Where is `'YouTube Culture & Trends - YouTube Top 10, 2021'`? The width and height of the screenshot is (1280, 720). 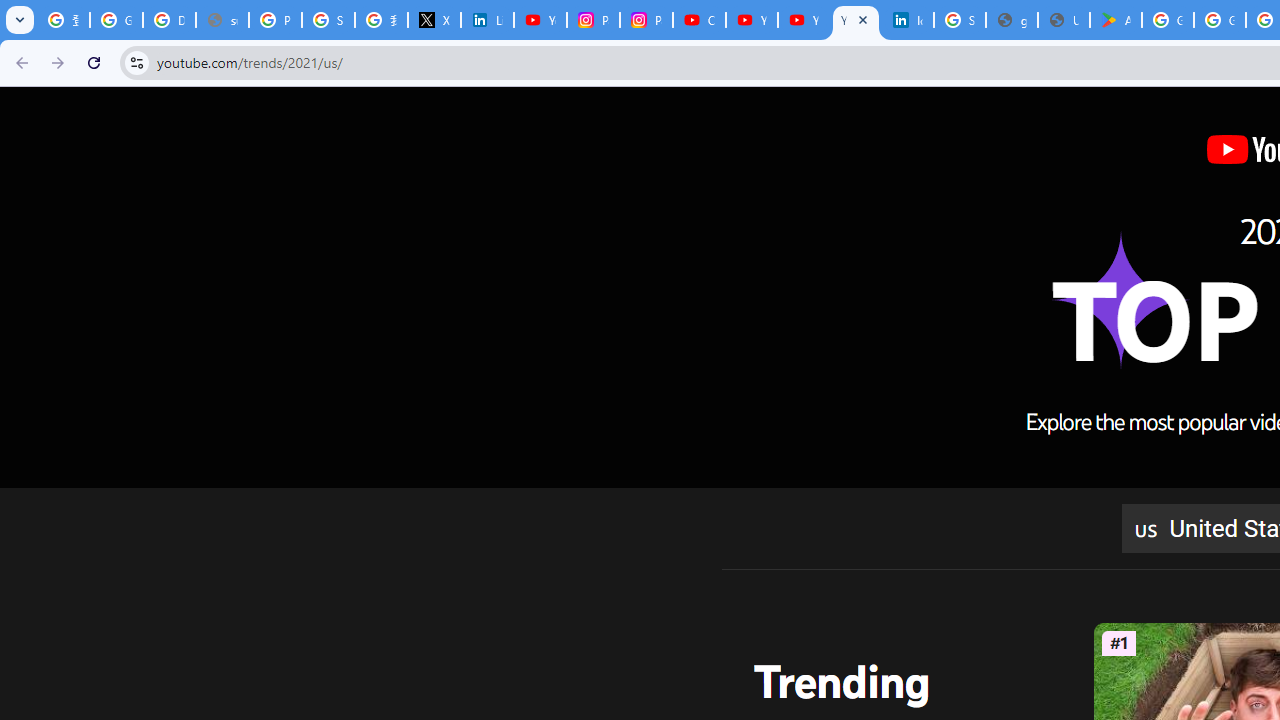
'YouTube Culture & Trends - YouTube Top 10, 2021' is located at coordinates (855, 20).